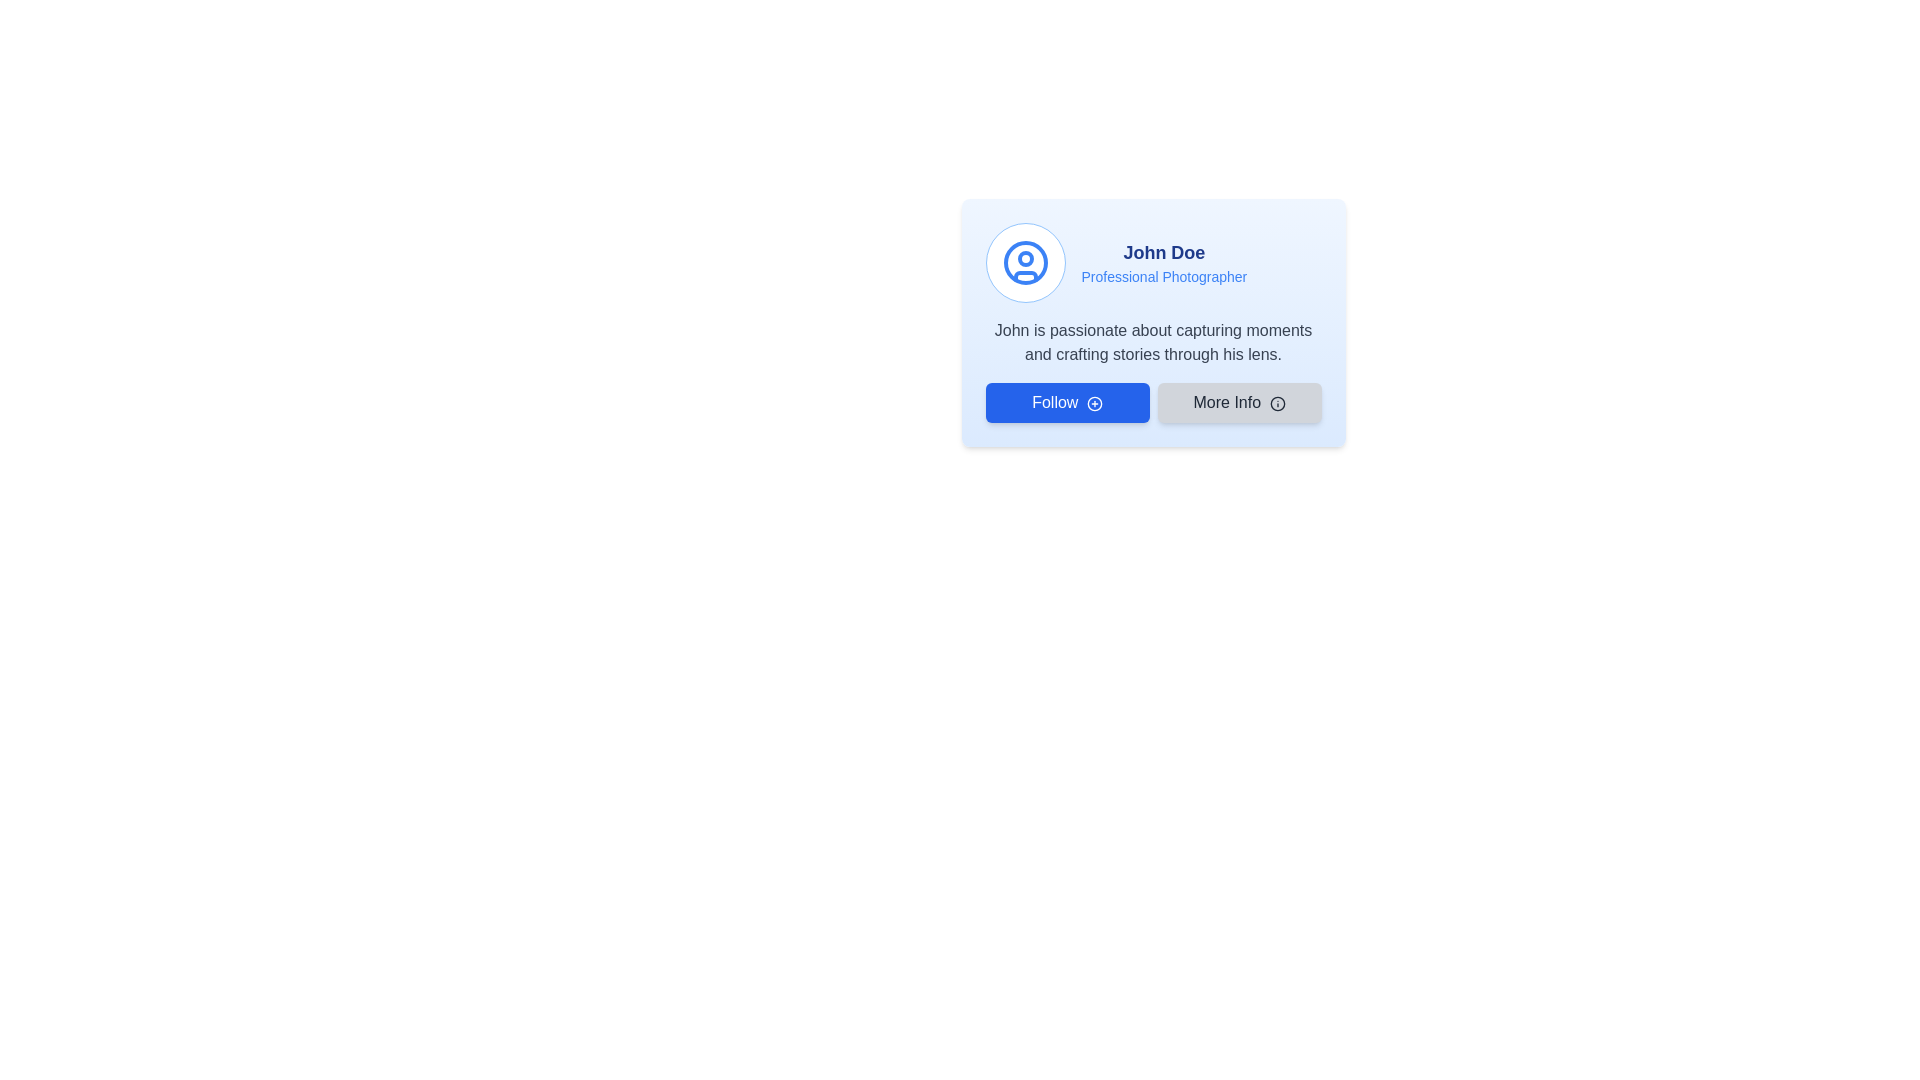 The height and width of the screenshot is (1080, 1920). What do you see at coordinates (1276, 403) in the screenshot?
I see `the circular information icon located to the right within the 'More Info' button, which features a thick visible border and a small dot or line inside` at bounding box center [1276, 403].